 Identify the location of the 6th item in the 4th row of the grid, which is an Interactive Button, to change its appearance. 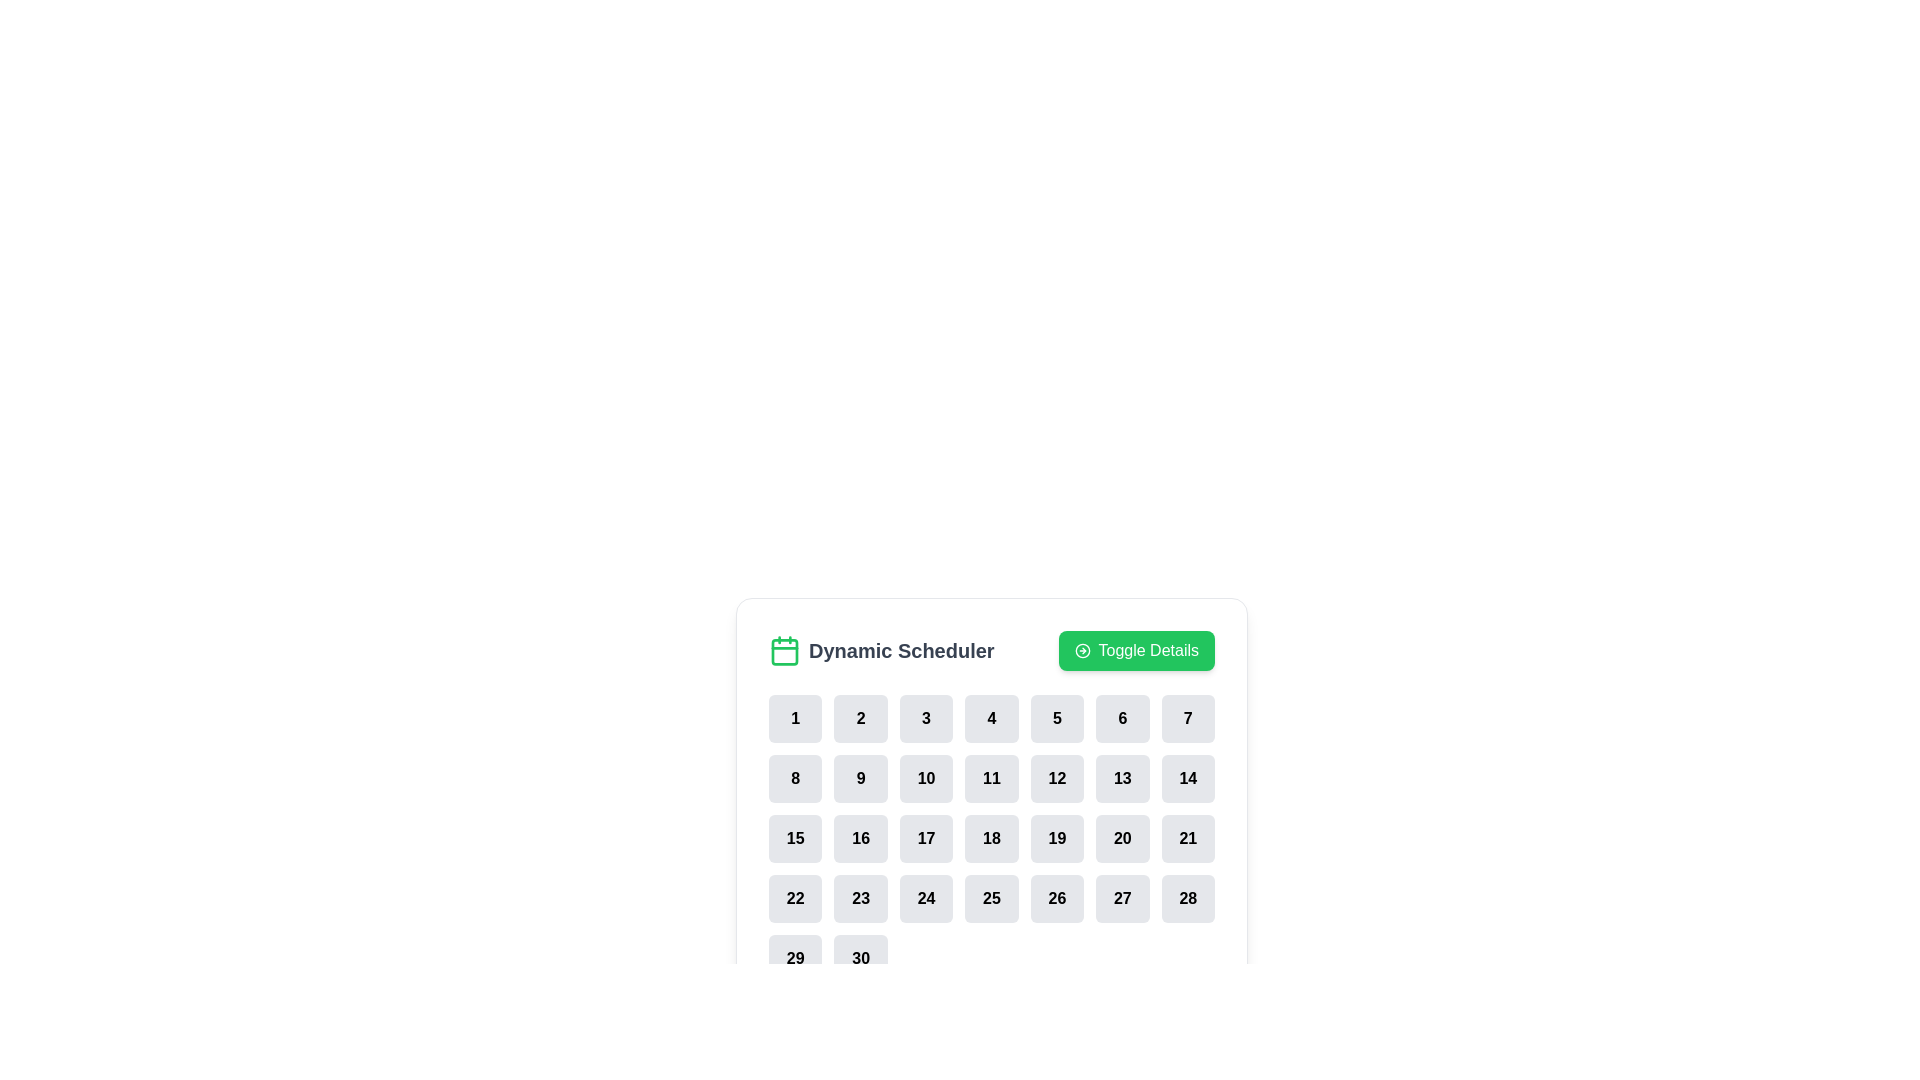
(1122, 897).